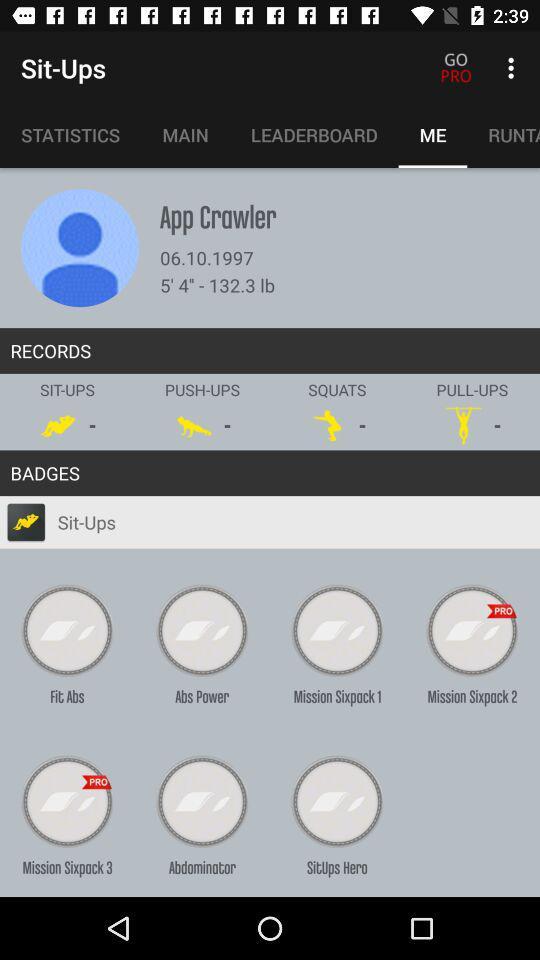  What do you see at coordinates (79, 247) in the screenshot?
I see `profile picture` at bounding box center [79, 247].